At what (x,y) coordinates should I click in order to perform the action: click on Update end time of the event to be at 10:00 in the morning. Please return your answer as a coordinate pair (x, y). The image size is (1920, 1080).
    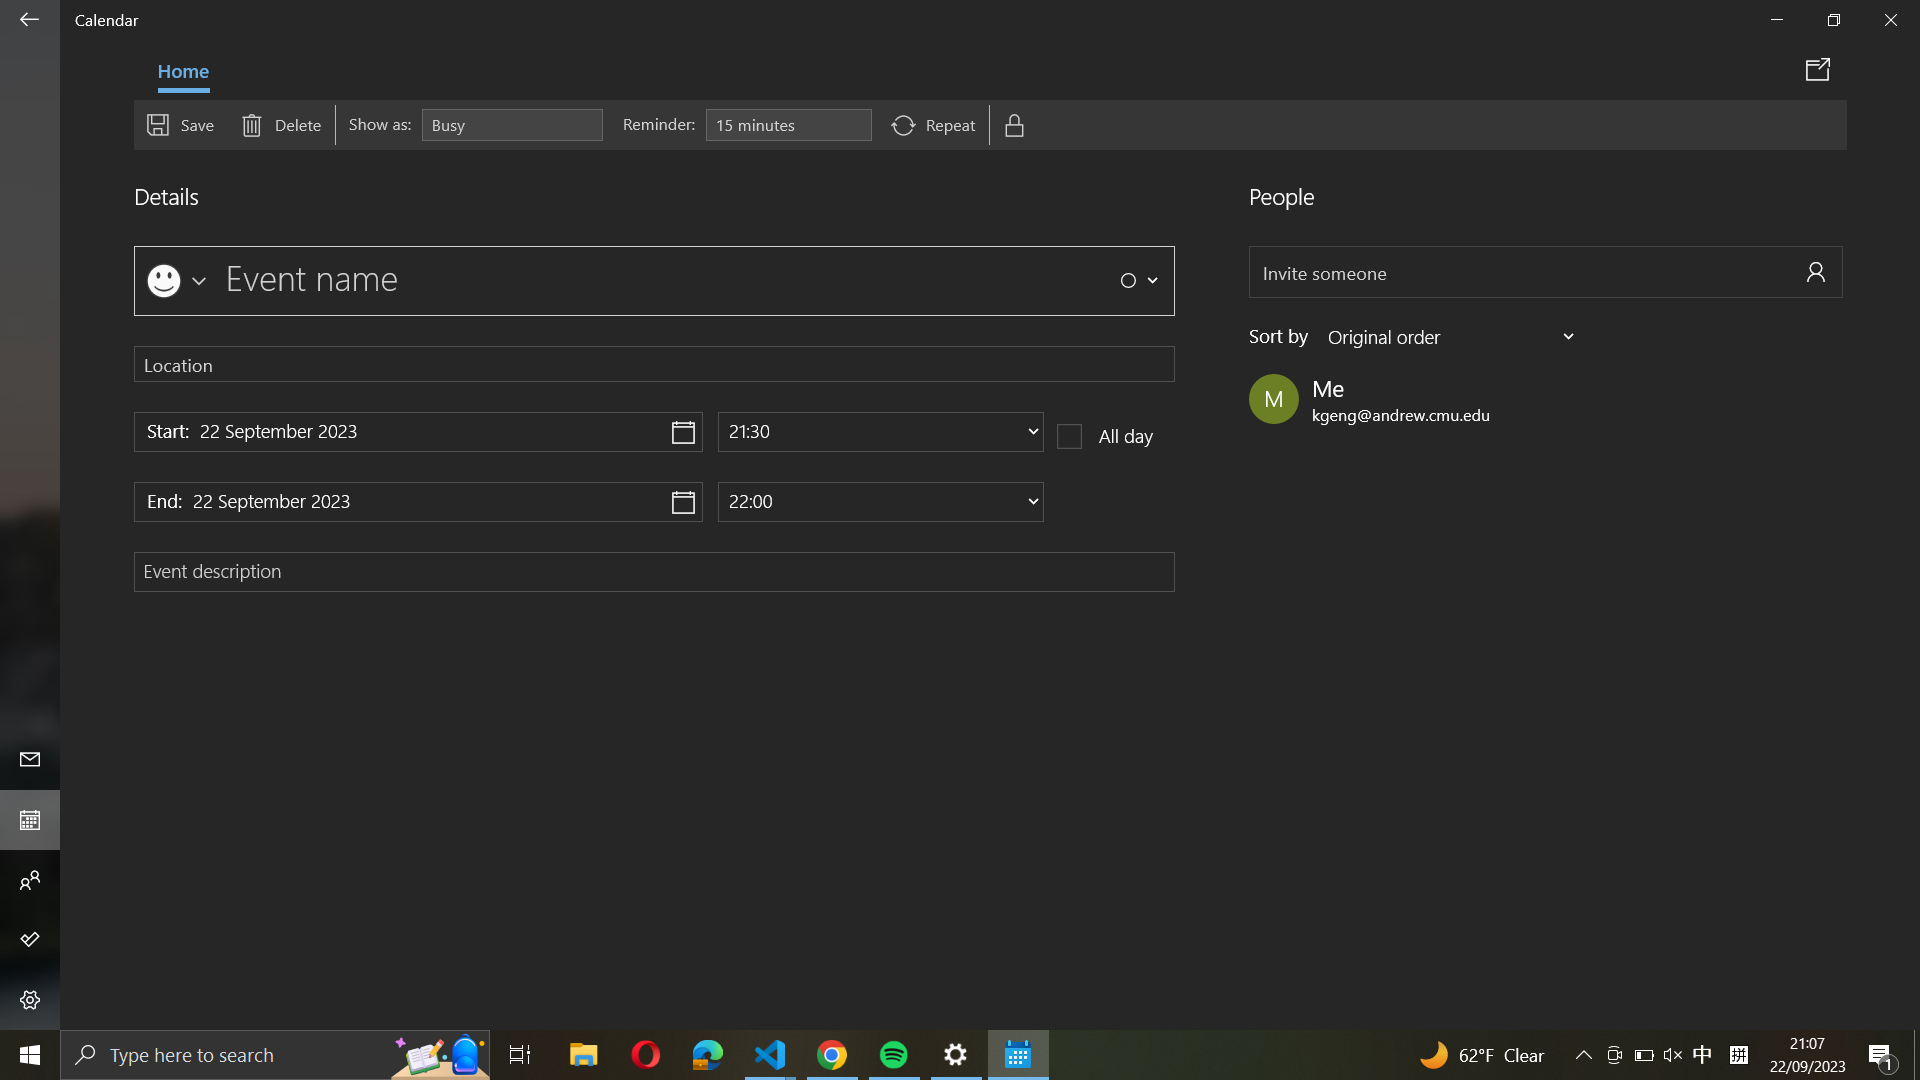
    Looking at the image, I should click on (880, 500).